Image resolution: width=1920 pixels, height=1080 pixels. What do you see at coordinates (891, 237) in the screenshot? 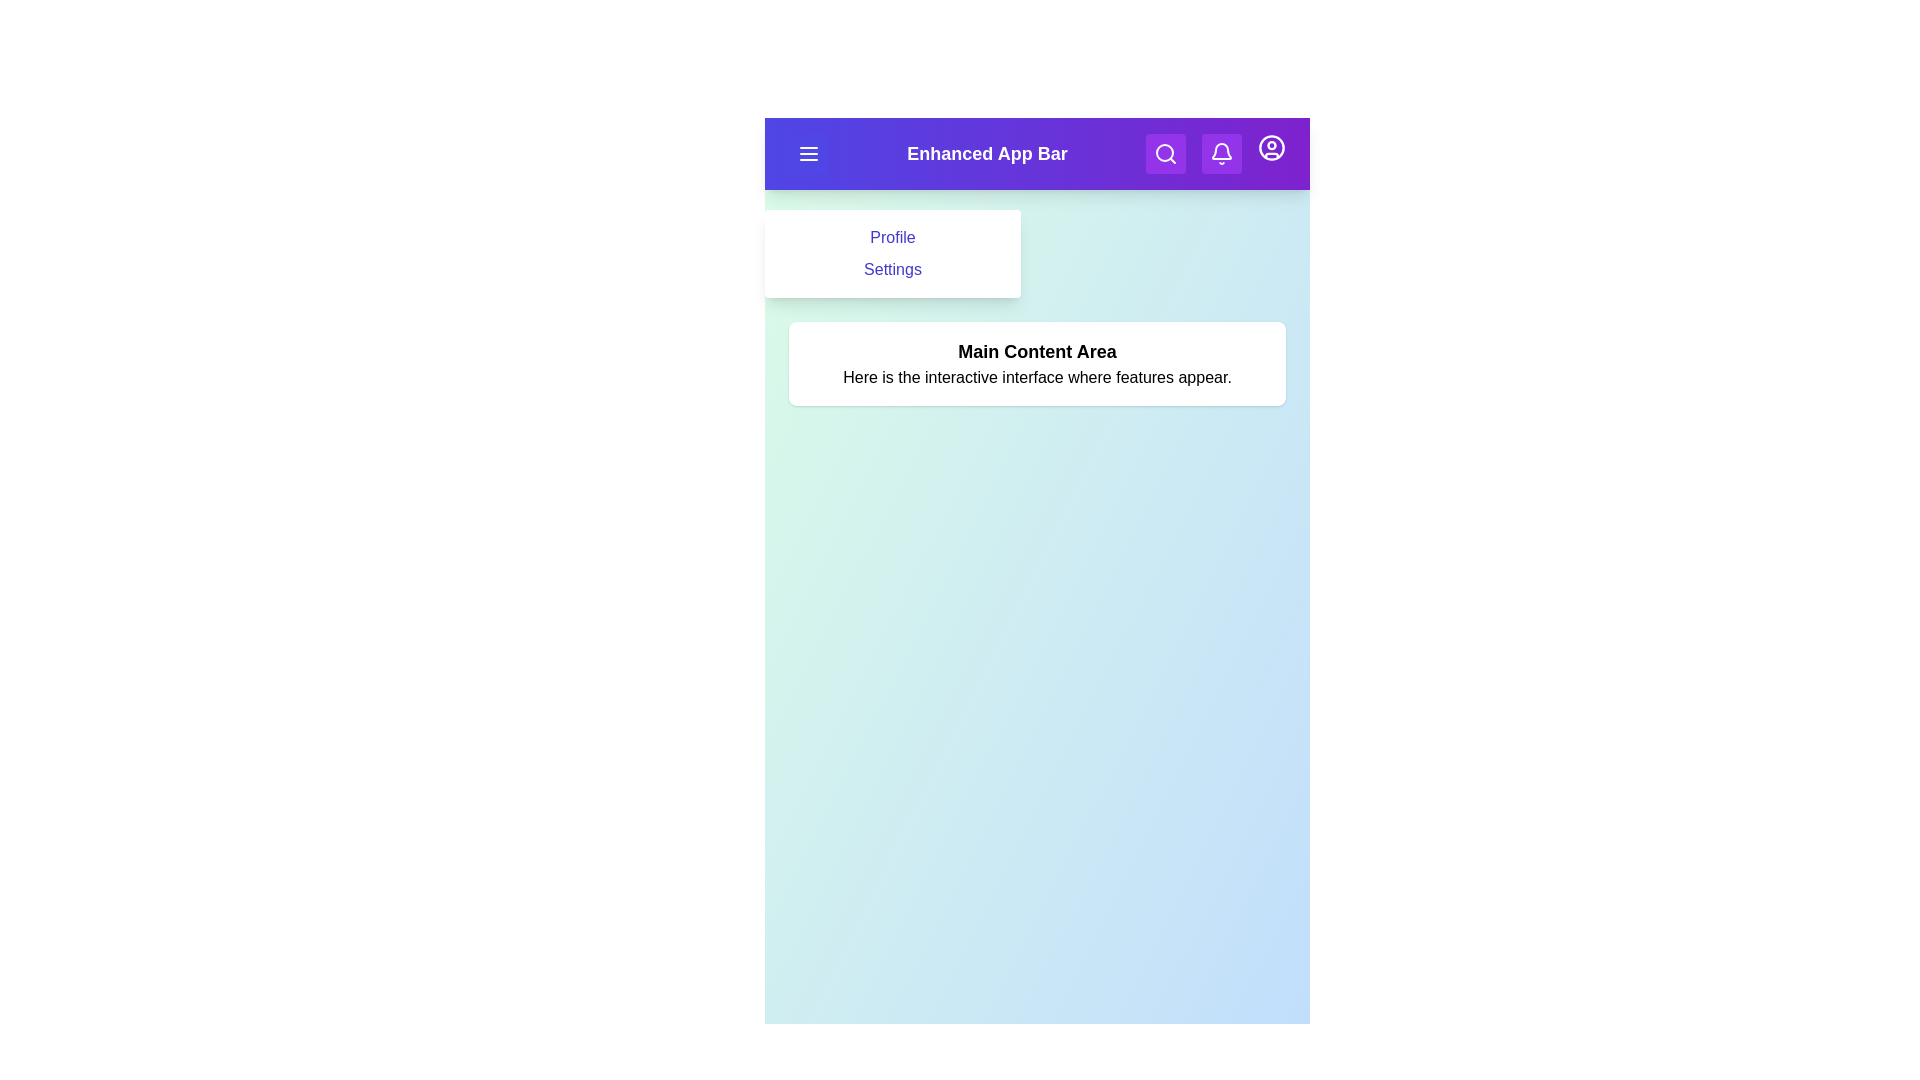
I see `the sidebar option Profile` at bounding box center [891, 237].